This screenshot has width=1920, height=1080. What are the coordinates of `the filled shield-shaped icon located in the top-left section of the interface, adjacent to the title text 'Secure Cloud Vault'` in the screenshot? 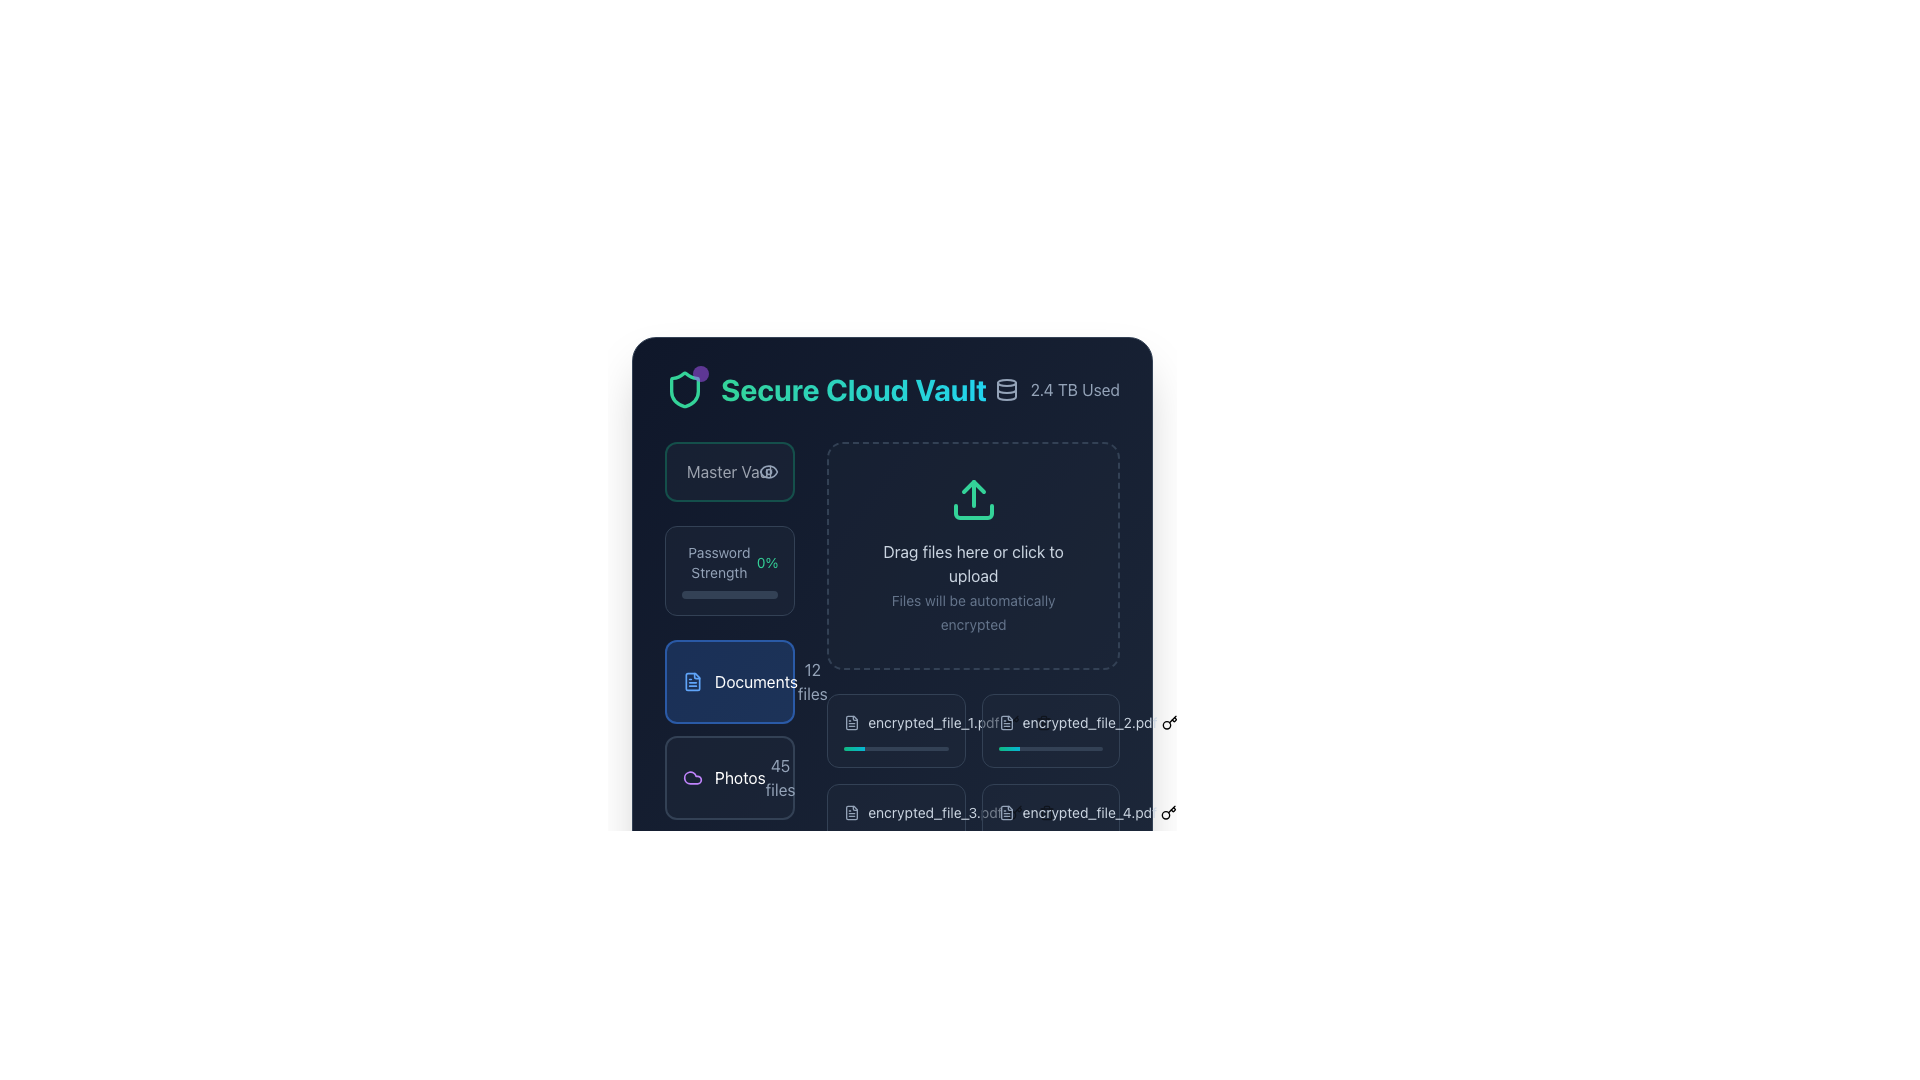 It's located at (685, 389).